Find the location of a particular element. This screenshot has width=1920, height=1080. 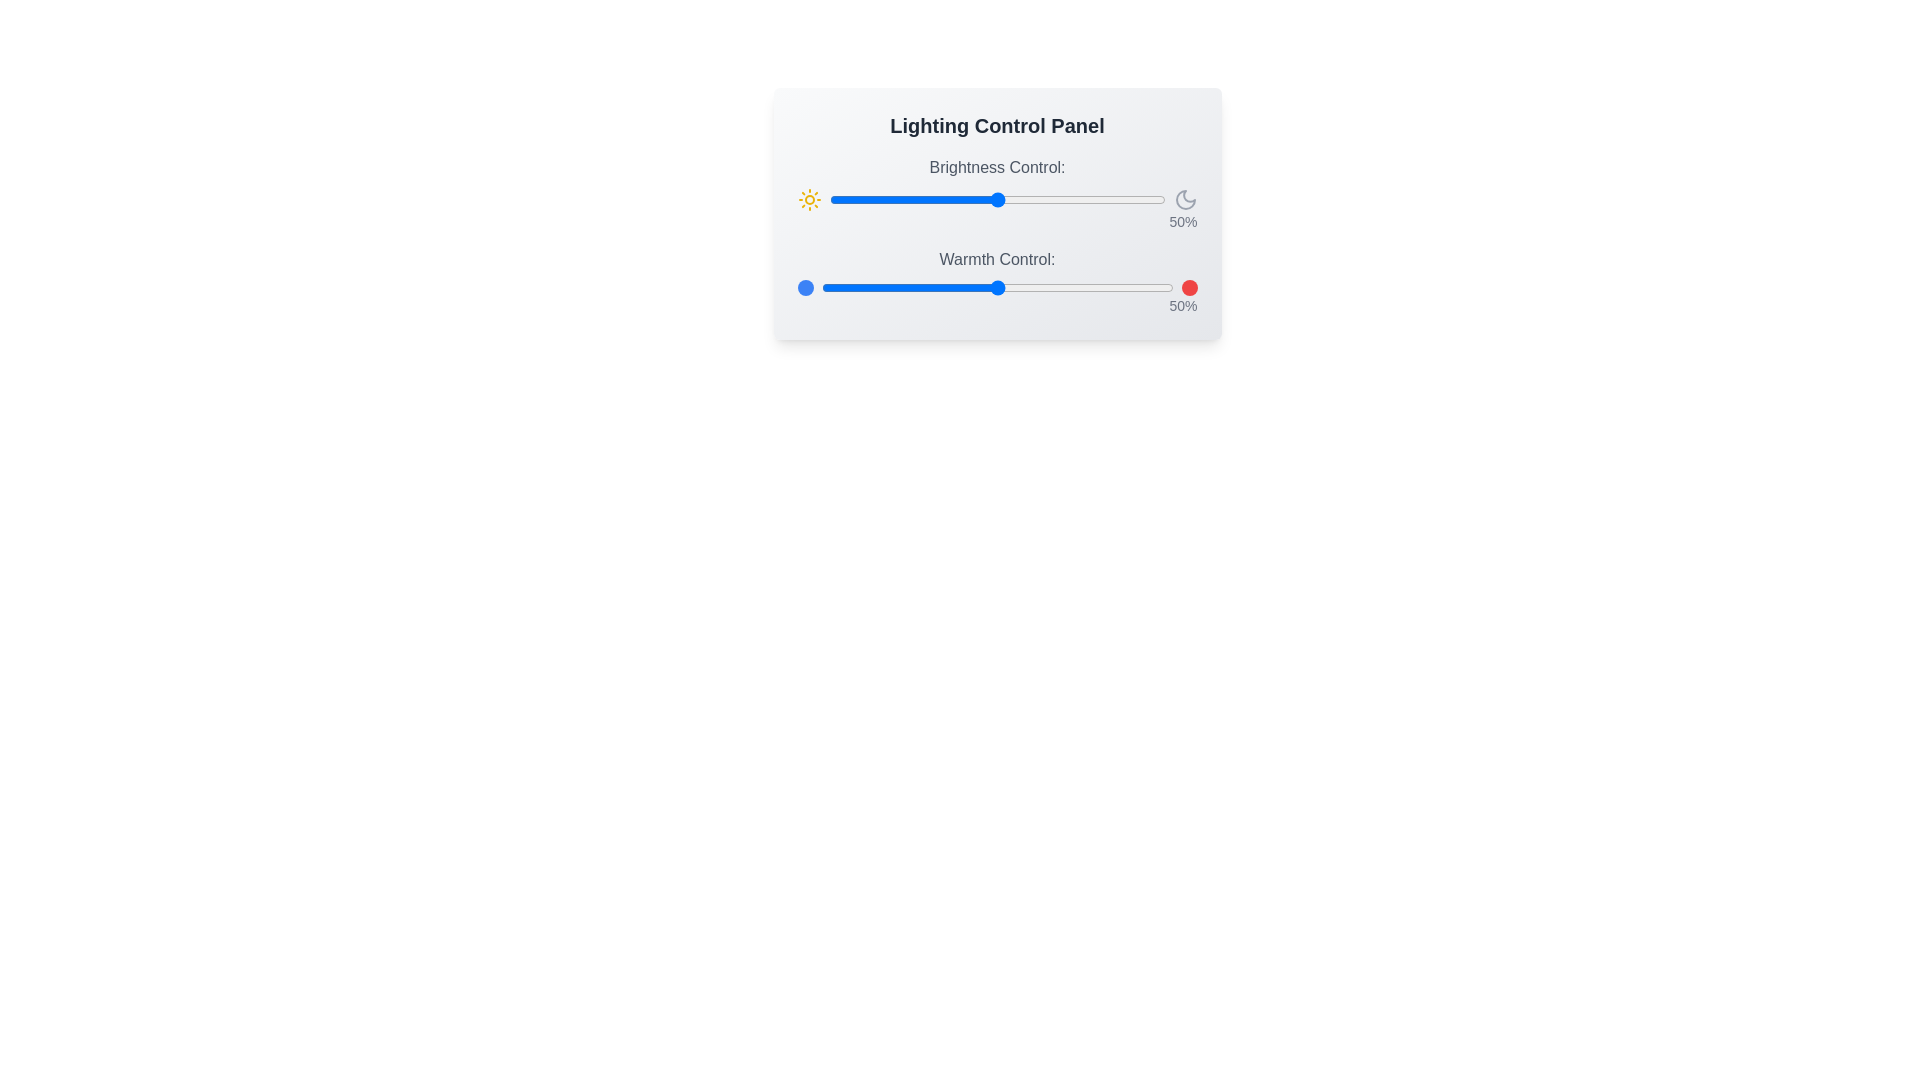

brightness is located at coordinates (1158, 200).